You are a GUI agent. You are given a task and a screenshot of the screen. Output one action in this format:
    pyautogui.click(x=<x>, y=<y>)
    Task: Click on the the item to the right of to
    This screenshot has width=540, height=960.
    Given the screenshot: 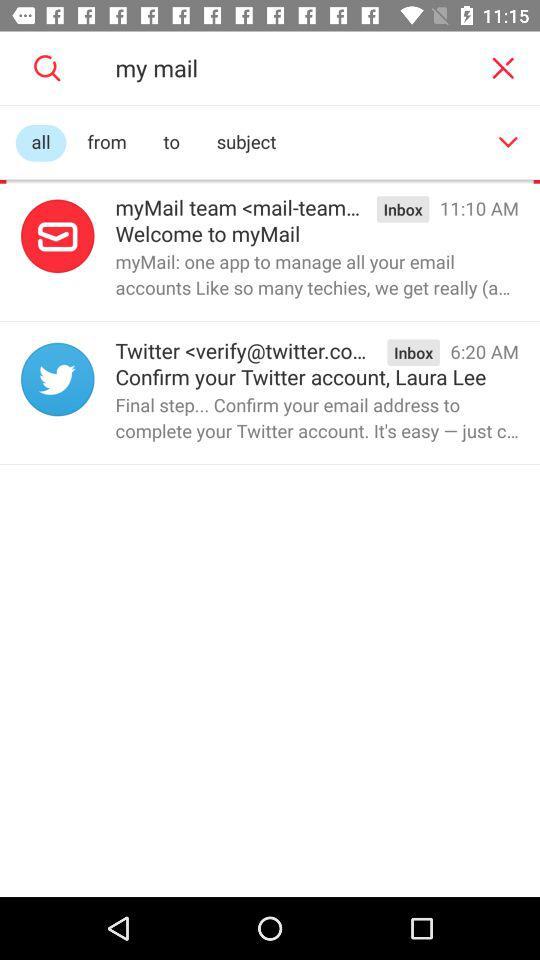 What is the action you would take?
    pyautogui.click(x=246, y=142)
    